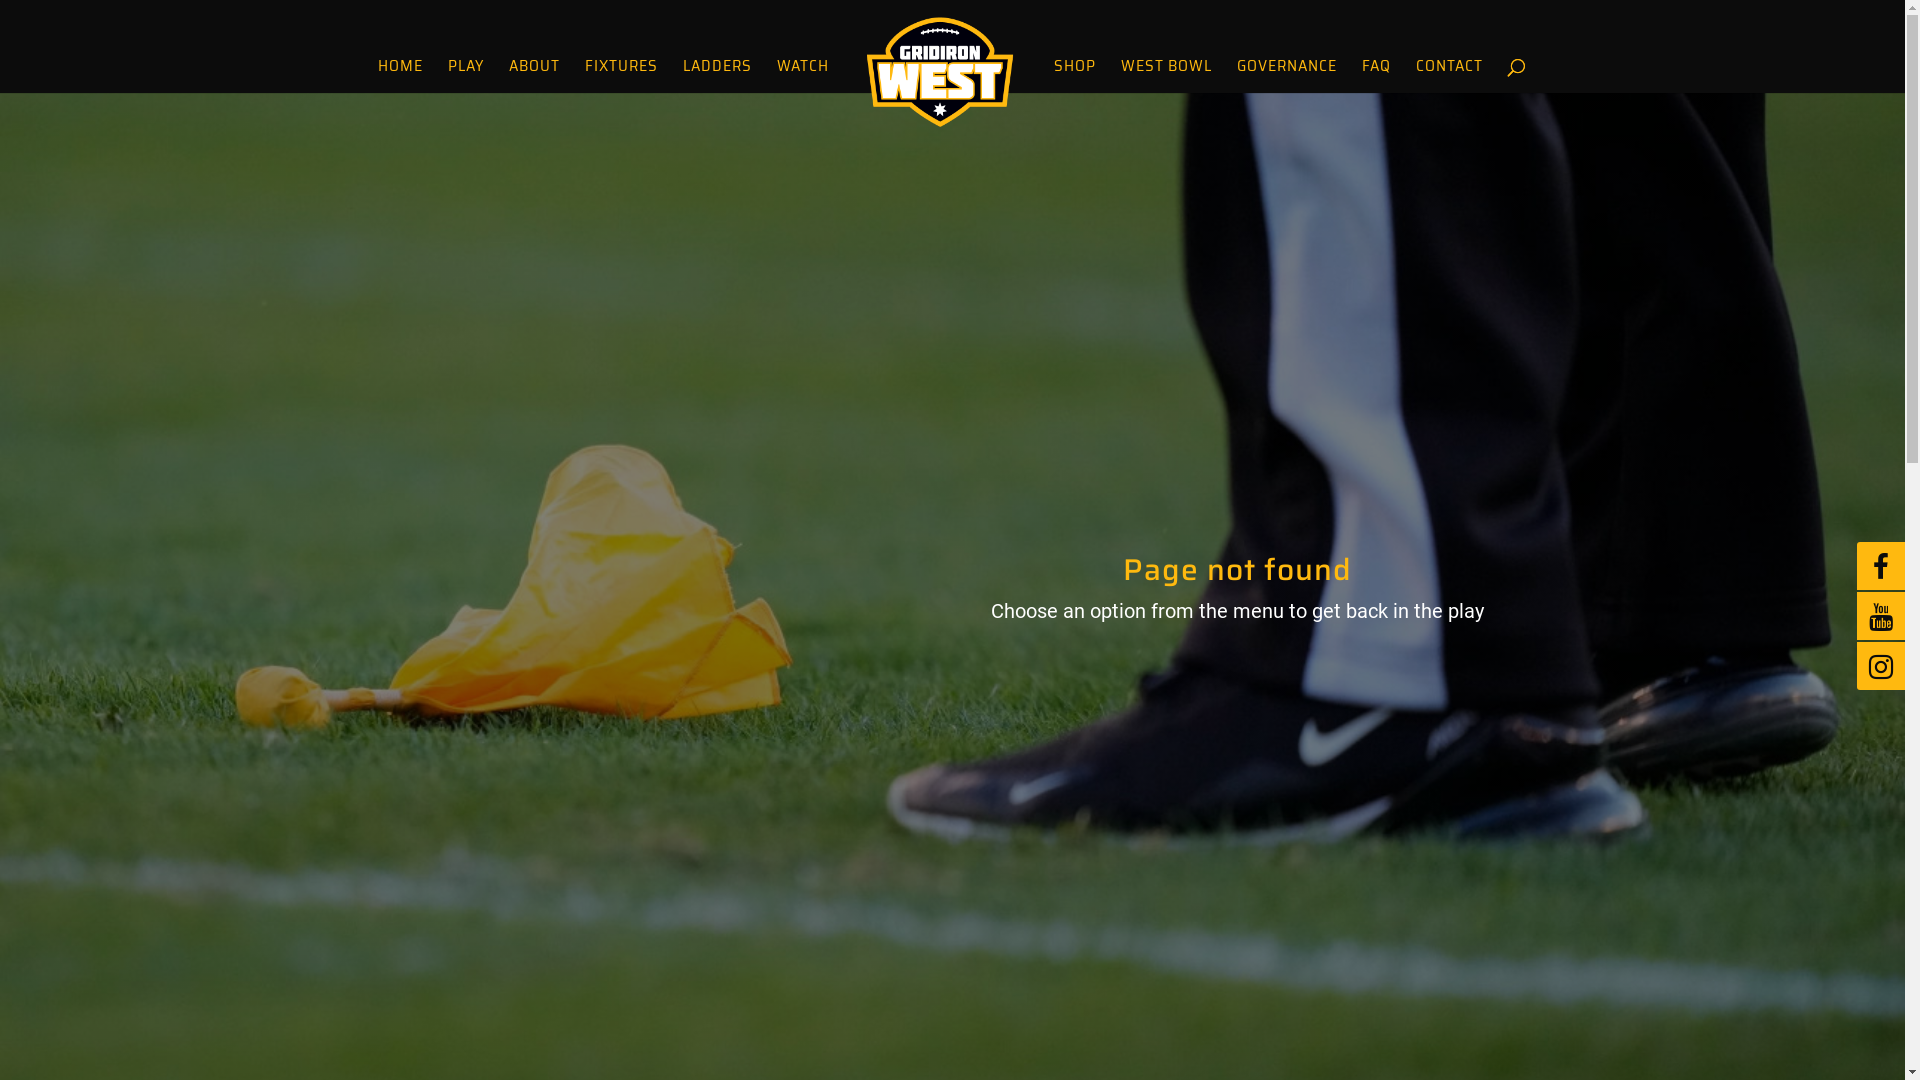  Describe the element at coordinates (716, 75) in the screenshot. I see `'LADDERS'` at that location.